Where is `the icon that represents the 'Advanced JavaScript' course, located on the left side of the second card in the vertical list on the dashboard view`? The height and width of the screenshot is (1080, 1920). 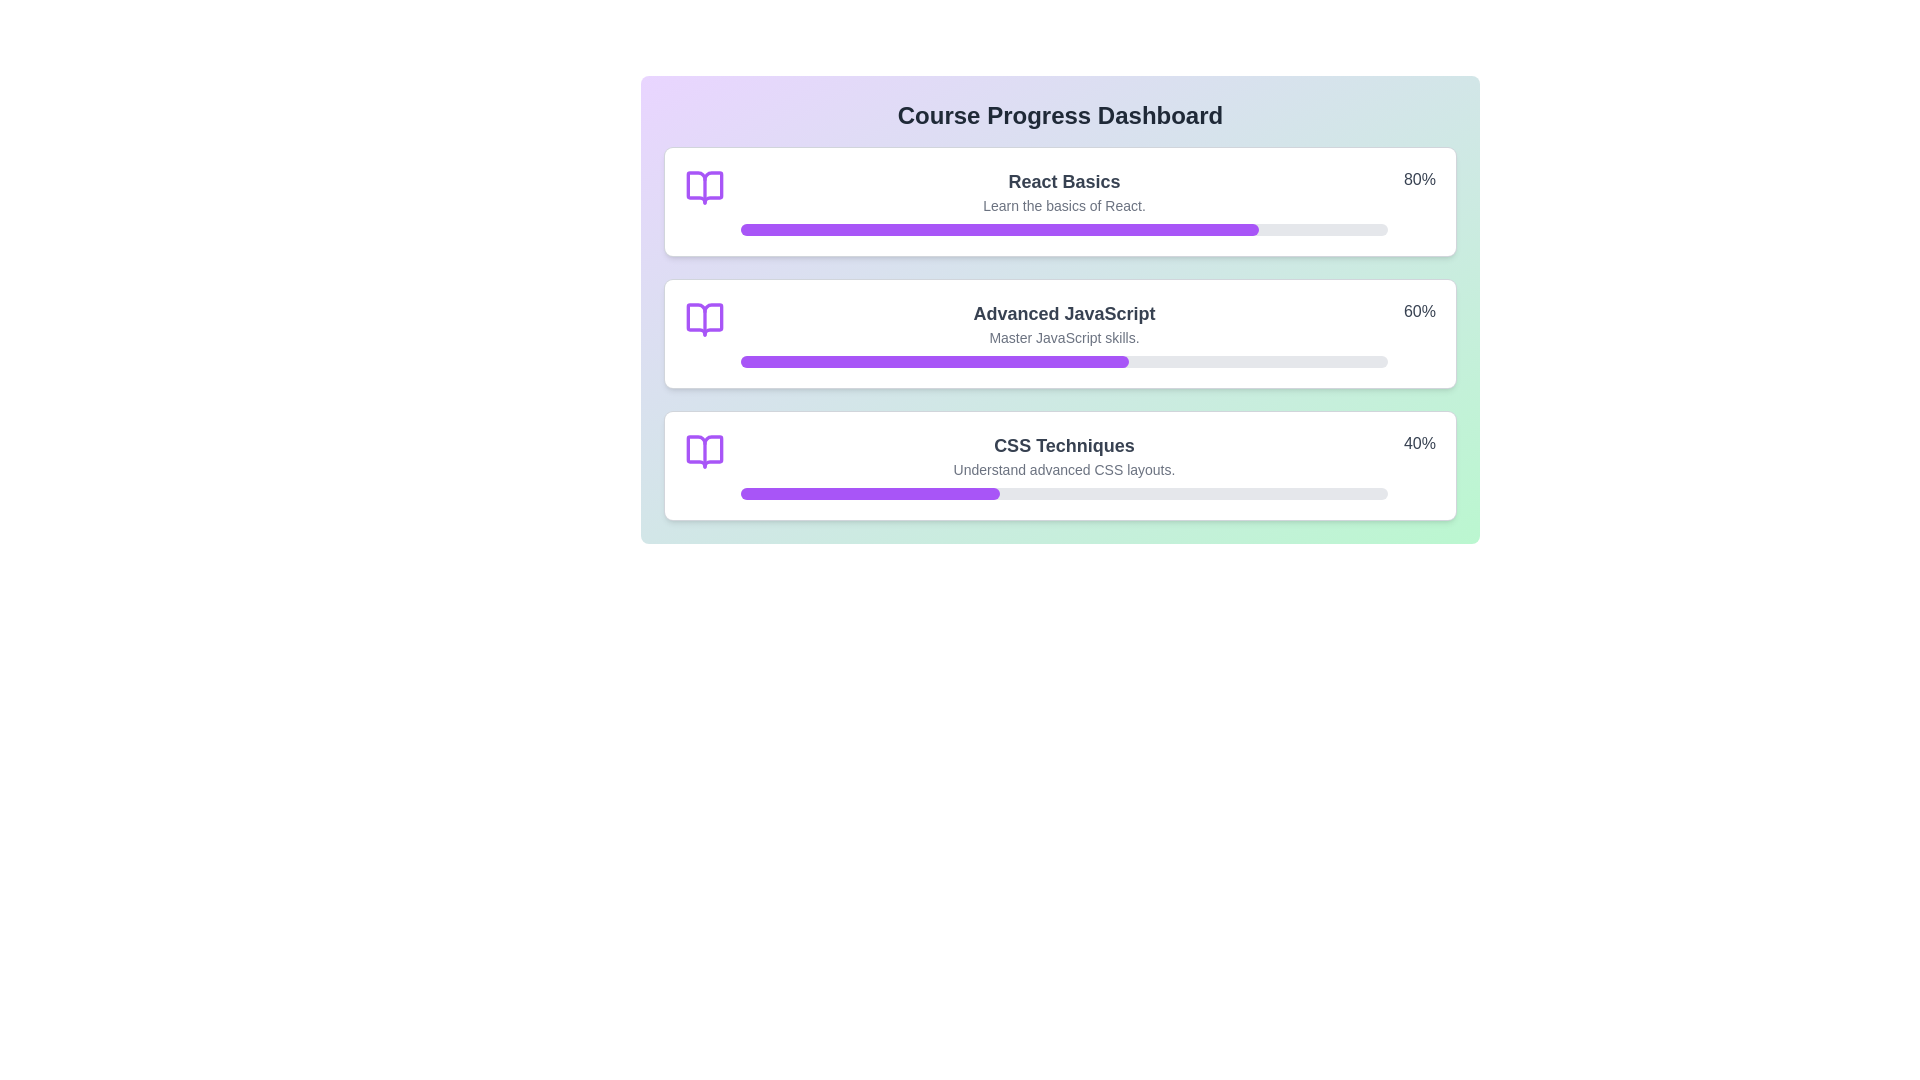
the icon that represents the 'Advanced JavaScript' course, located on the left side of the second card in the vertical list on the dashboard view is located at coordinates (705, 319).